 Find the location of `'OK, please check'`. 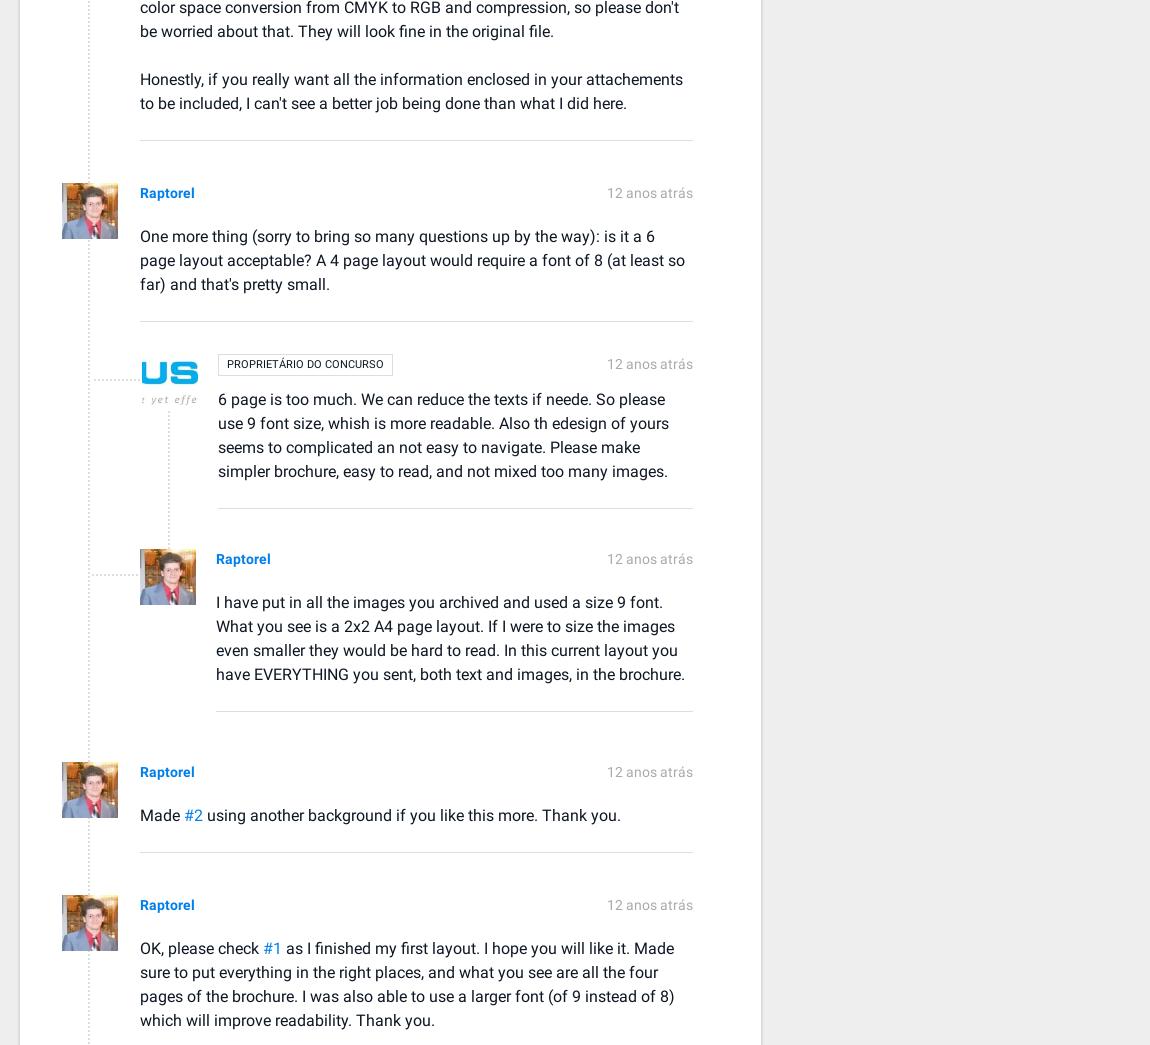

'OK, please check' is located at coordinates (138, 946).